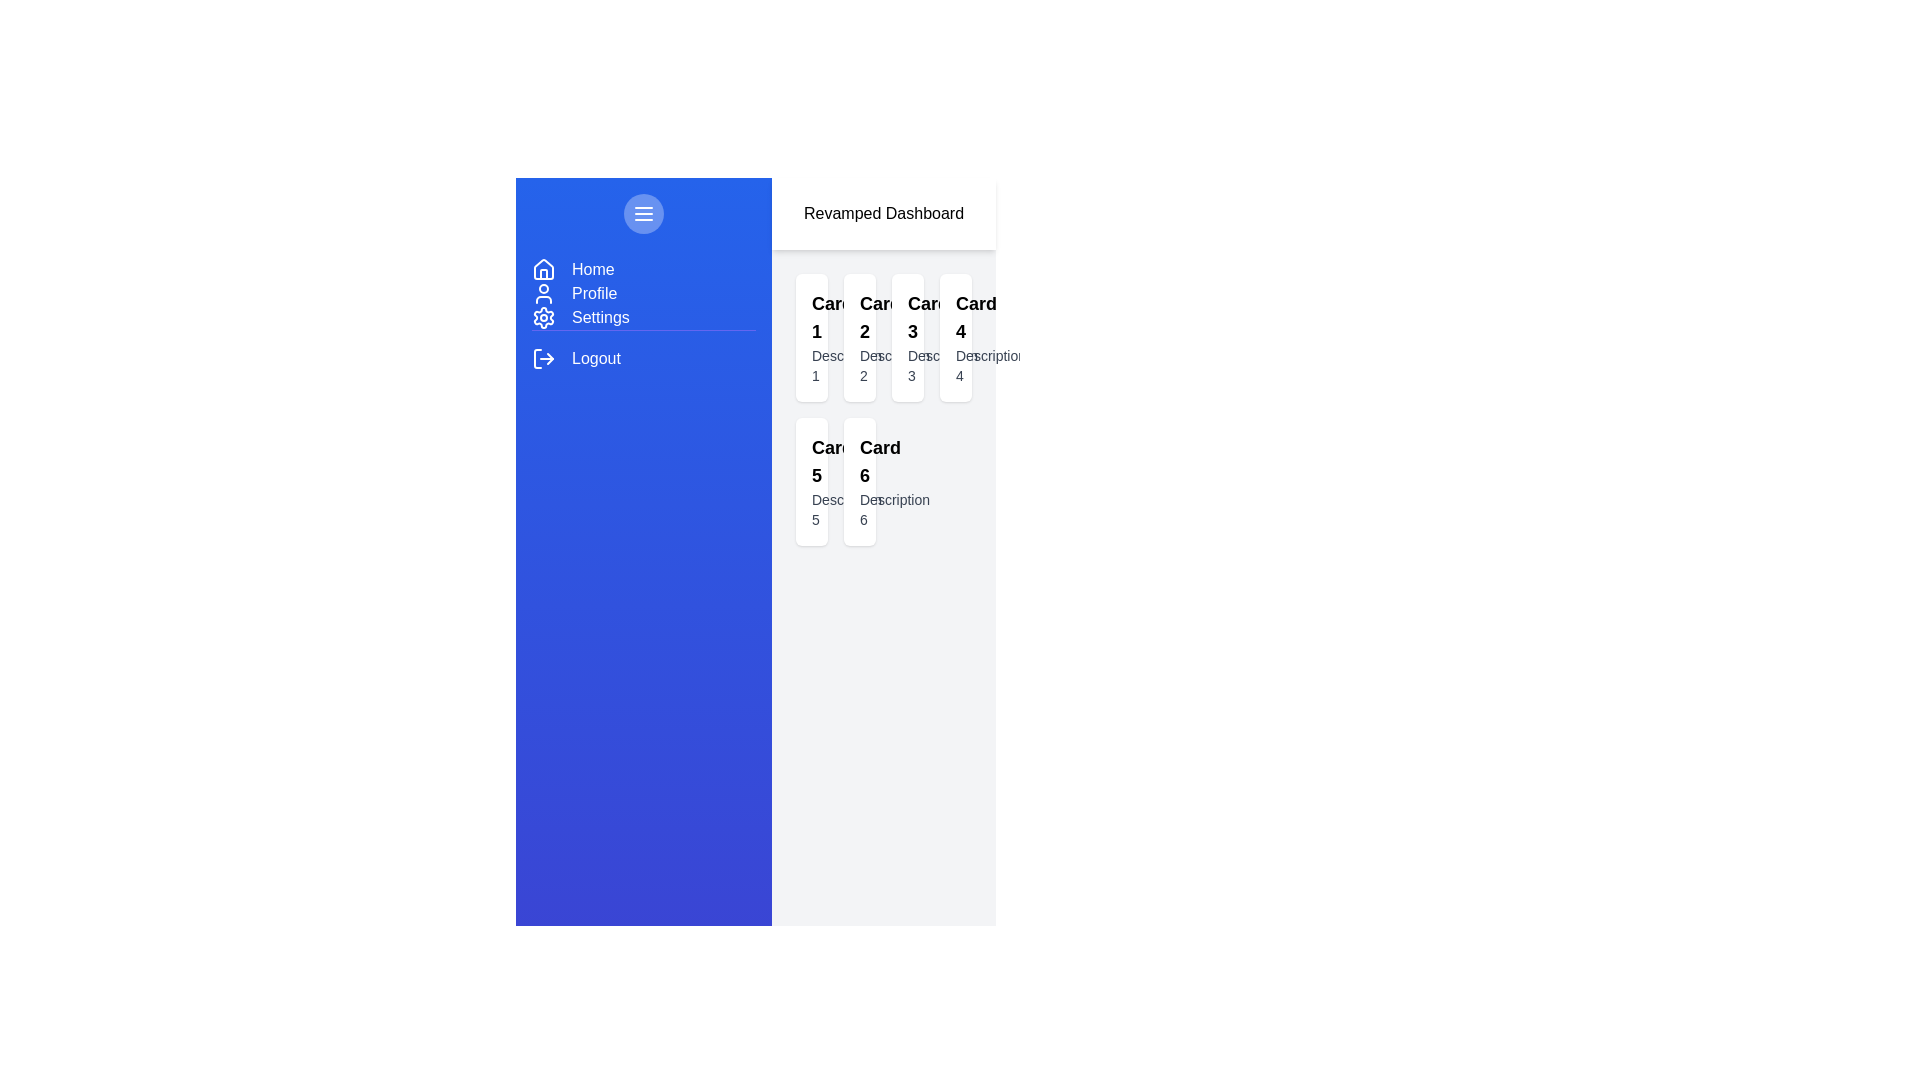 The image size is (1920, 1080). Describe the element at coordinates (599, 316) in the screenshot. I see `the navigational menu option labeled 'Settings' in the vertical sidebar menu` at that location.